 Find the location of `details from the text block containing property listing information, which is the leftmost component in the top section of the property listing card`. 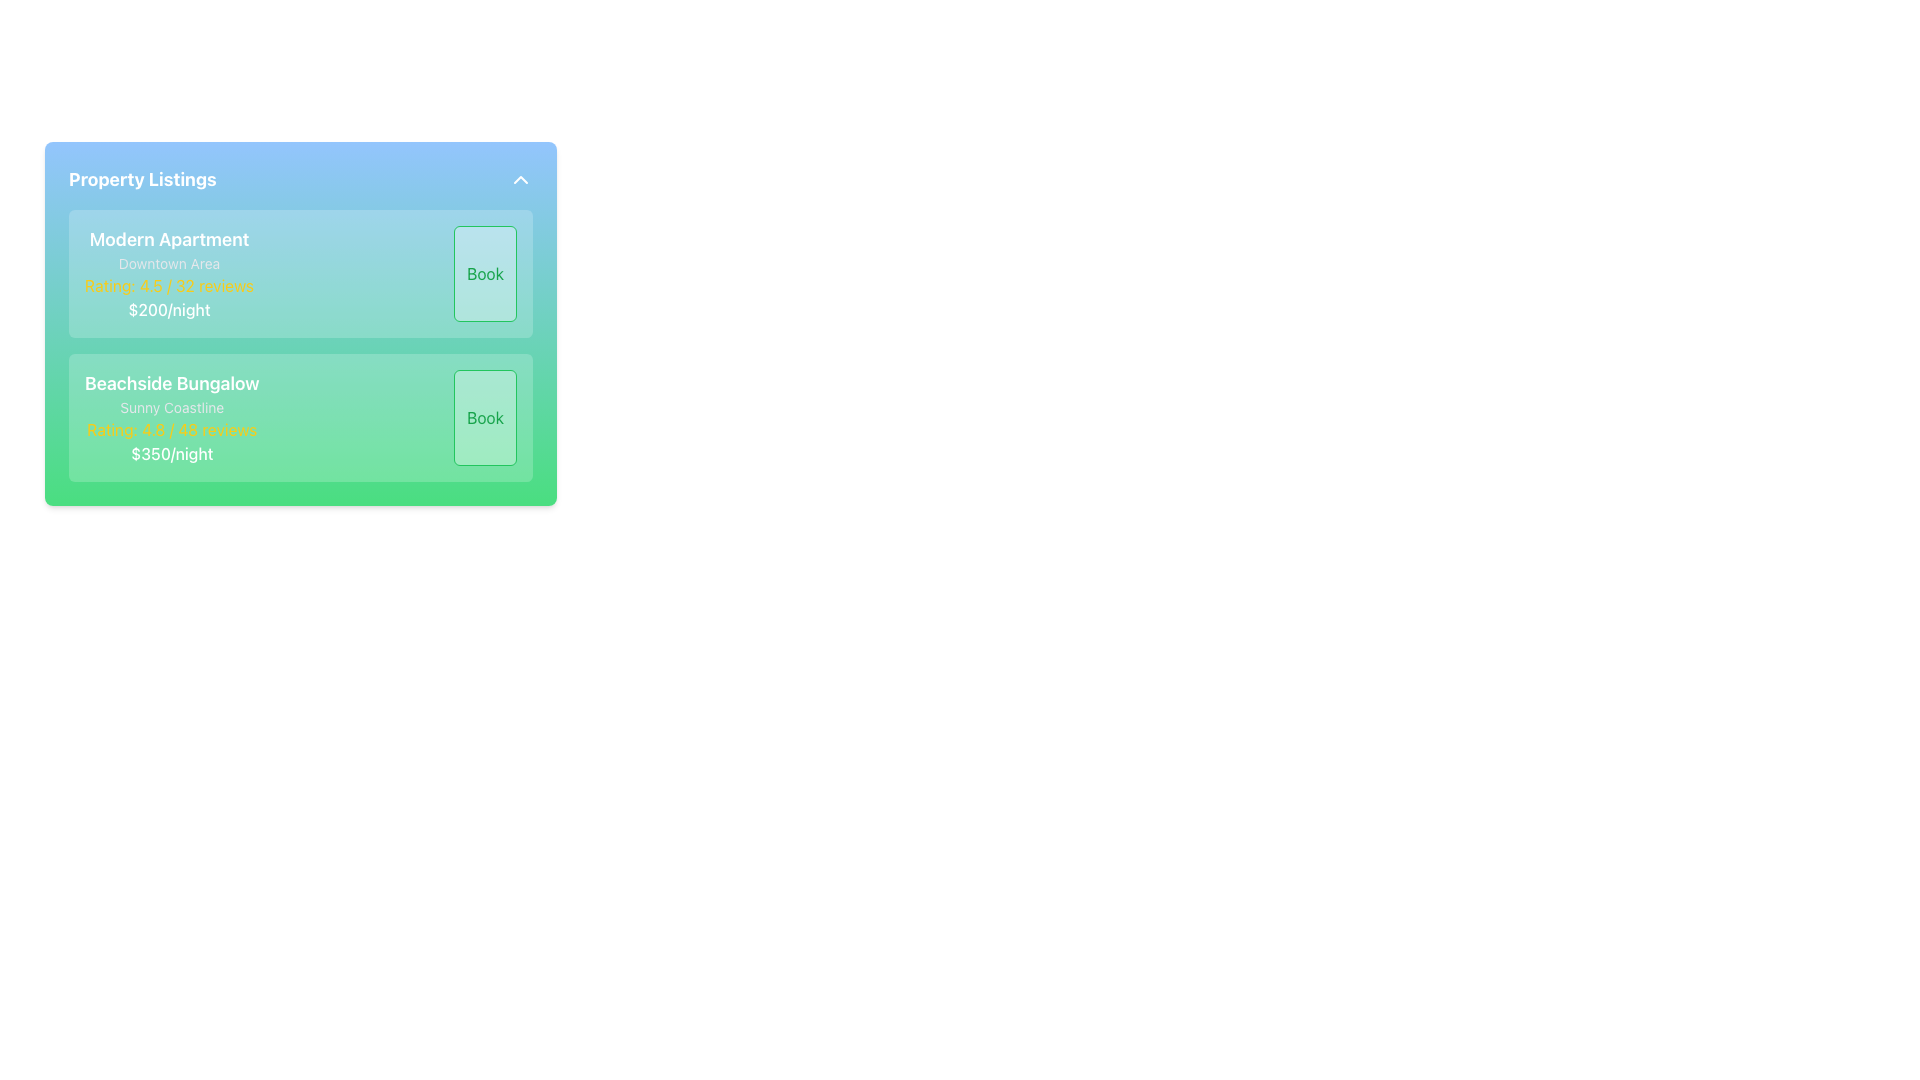

details from the text block containing property listing information, which is the leftmost component in the top section of the property listing card is located at coordinates (169, 273).